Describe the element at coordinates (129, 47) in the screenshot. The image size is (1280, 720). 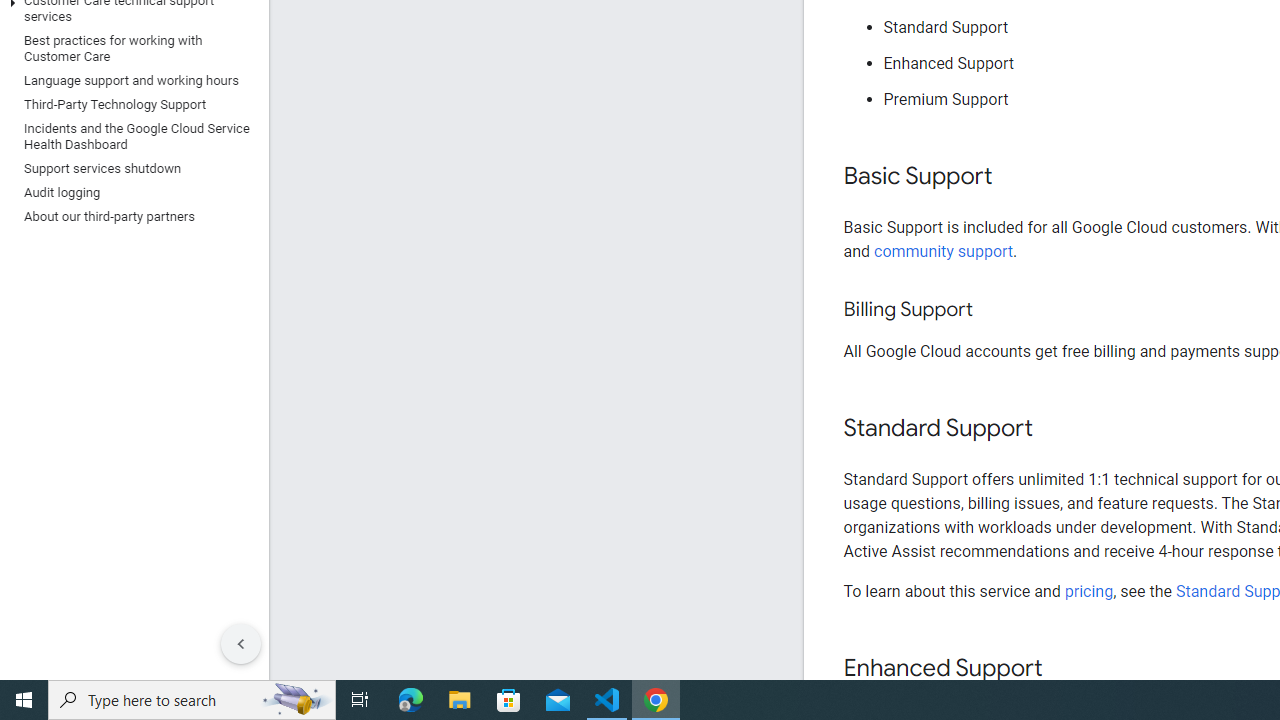
I see `'Best practices for working with Customer Care'` at that location.